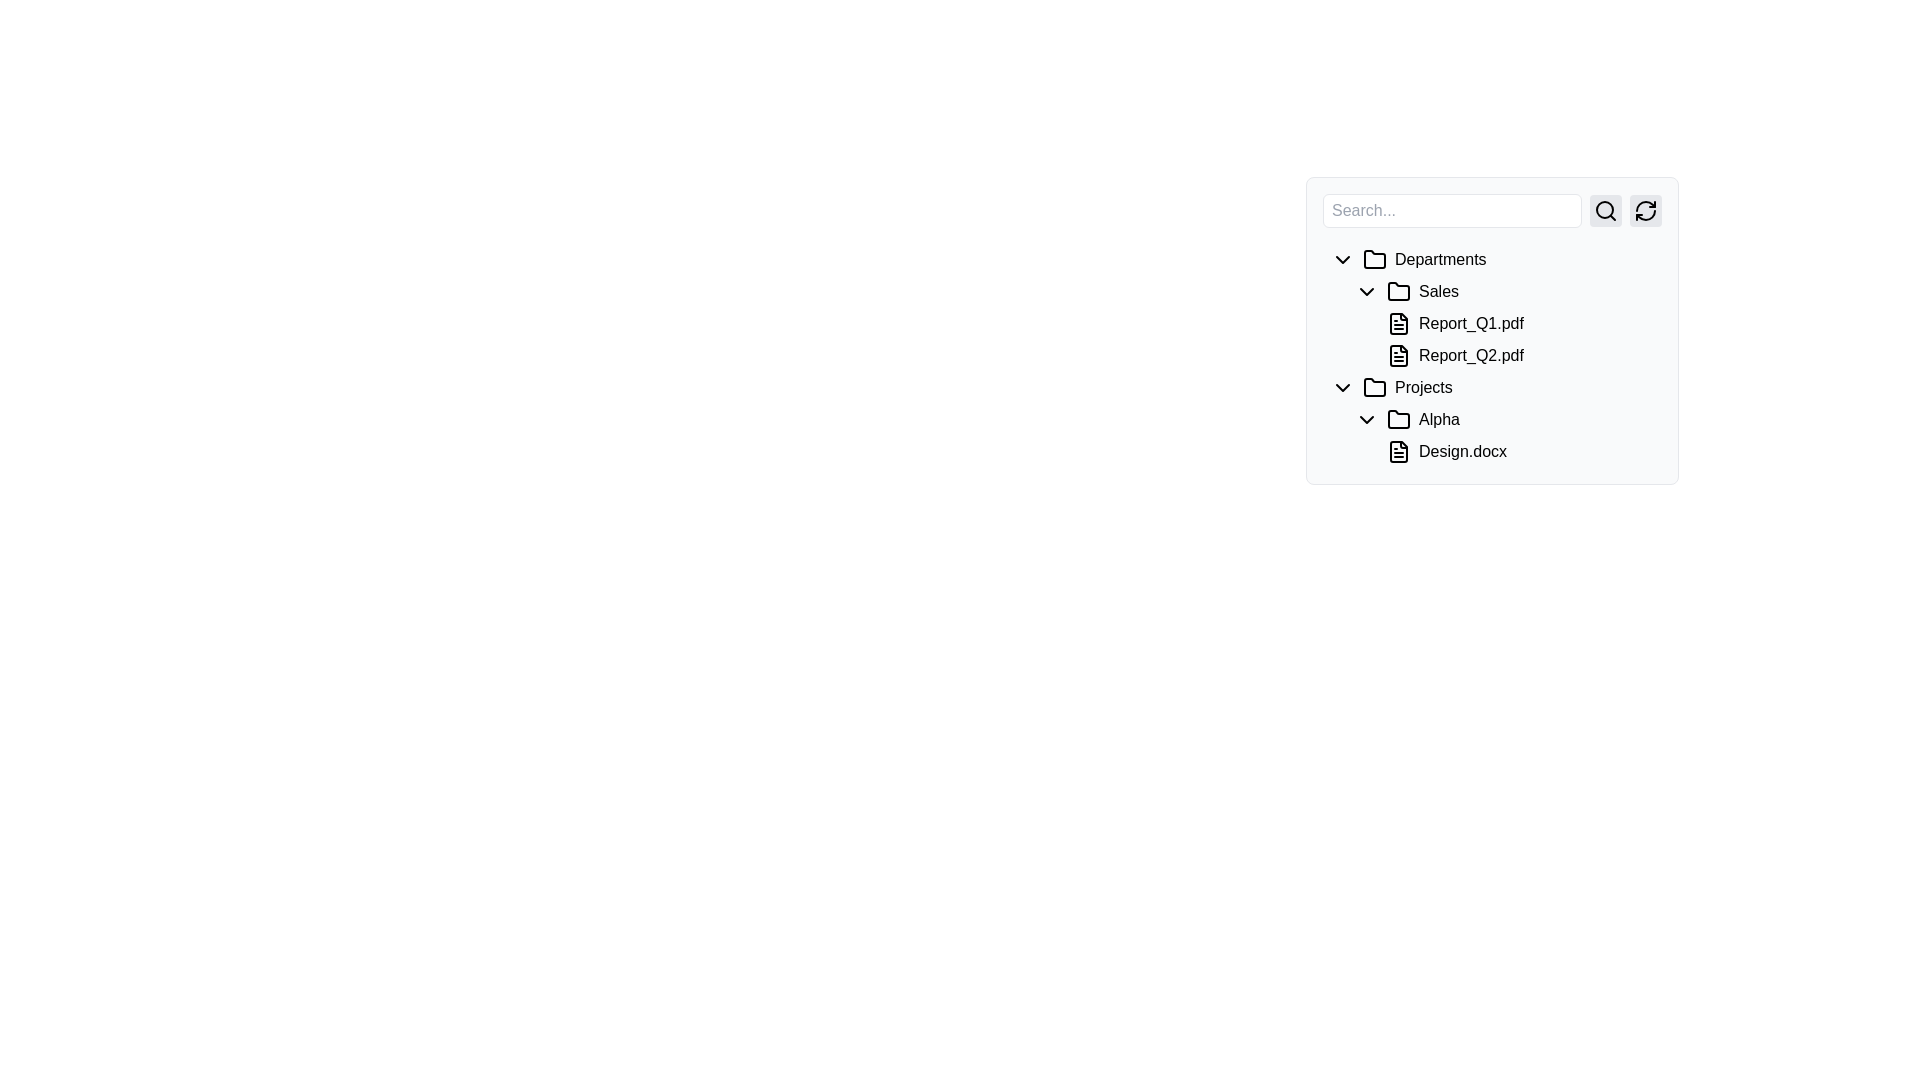 The width and height of the screenshot is (1920, 1080). I want to click on to select the list item labeled 'Report_Q1.pdfReport_Q2.pdf' located under the 'Sales' section, so click(1504, 323).